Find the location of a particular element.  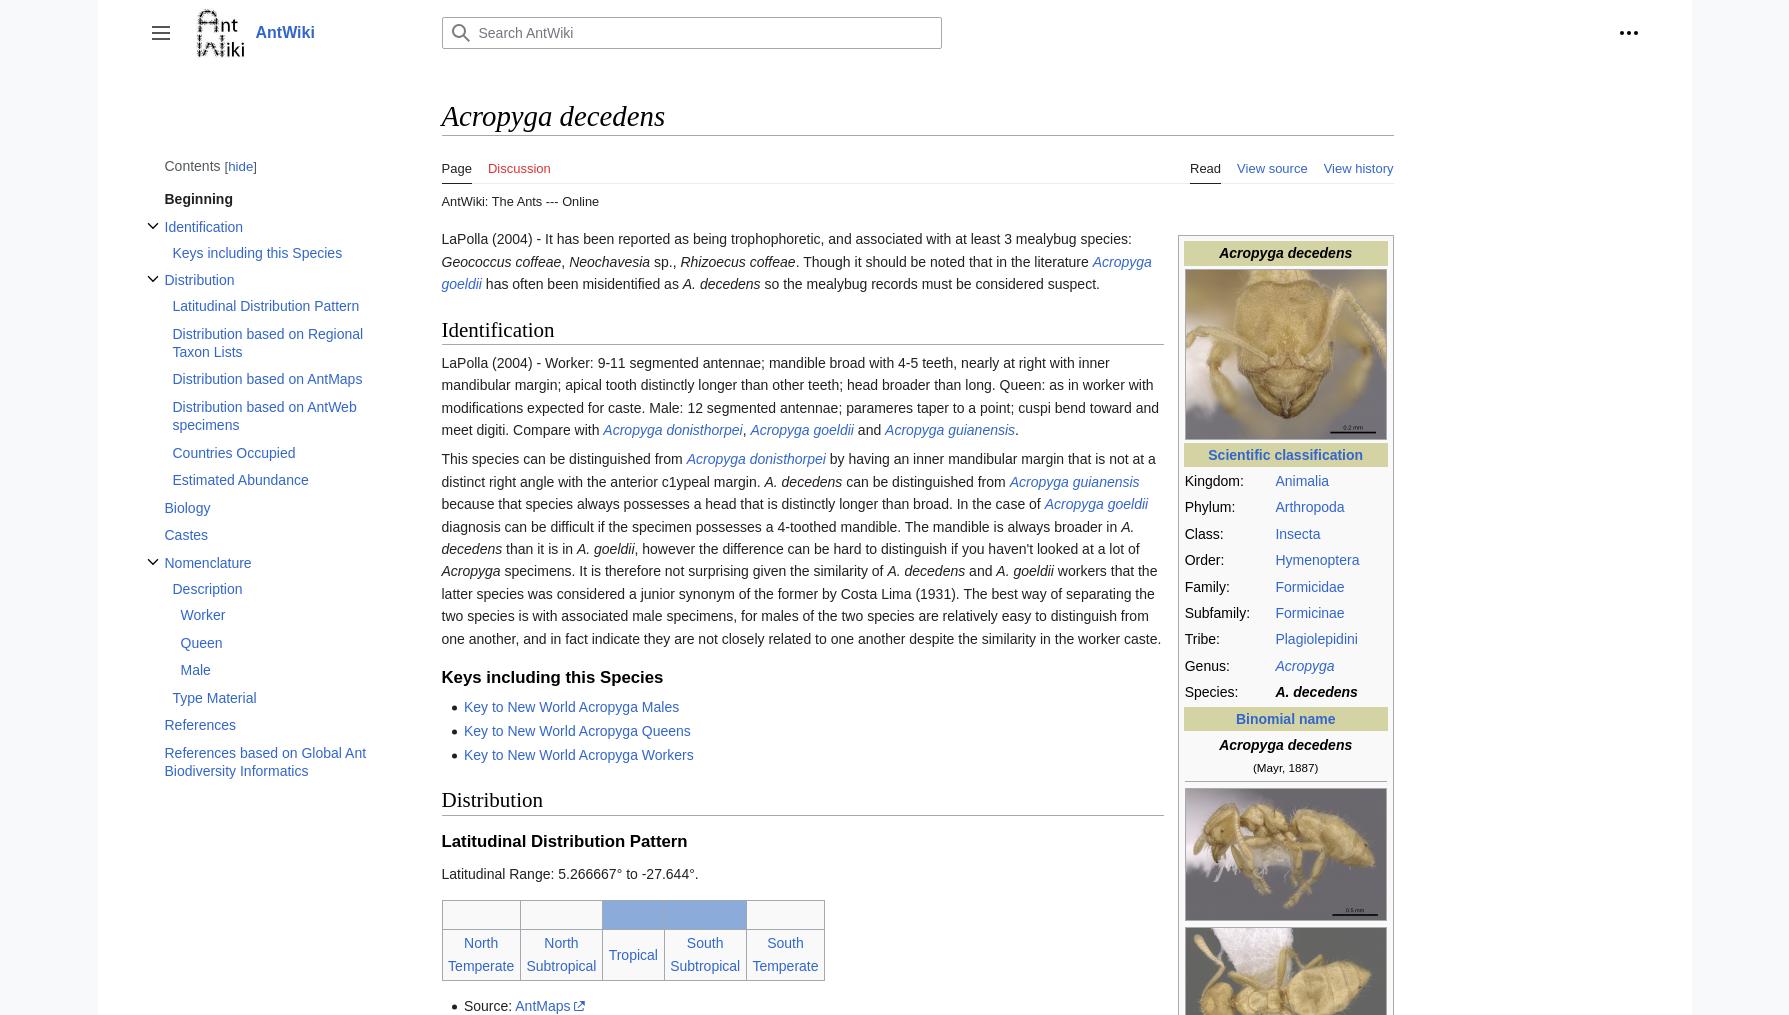

'so the mealybug records must be considered suspect.' is located at coordinates (759, 283).